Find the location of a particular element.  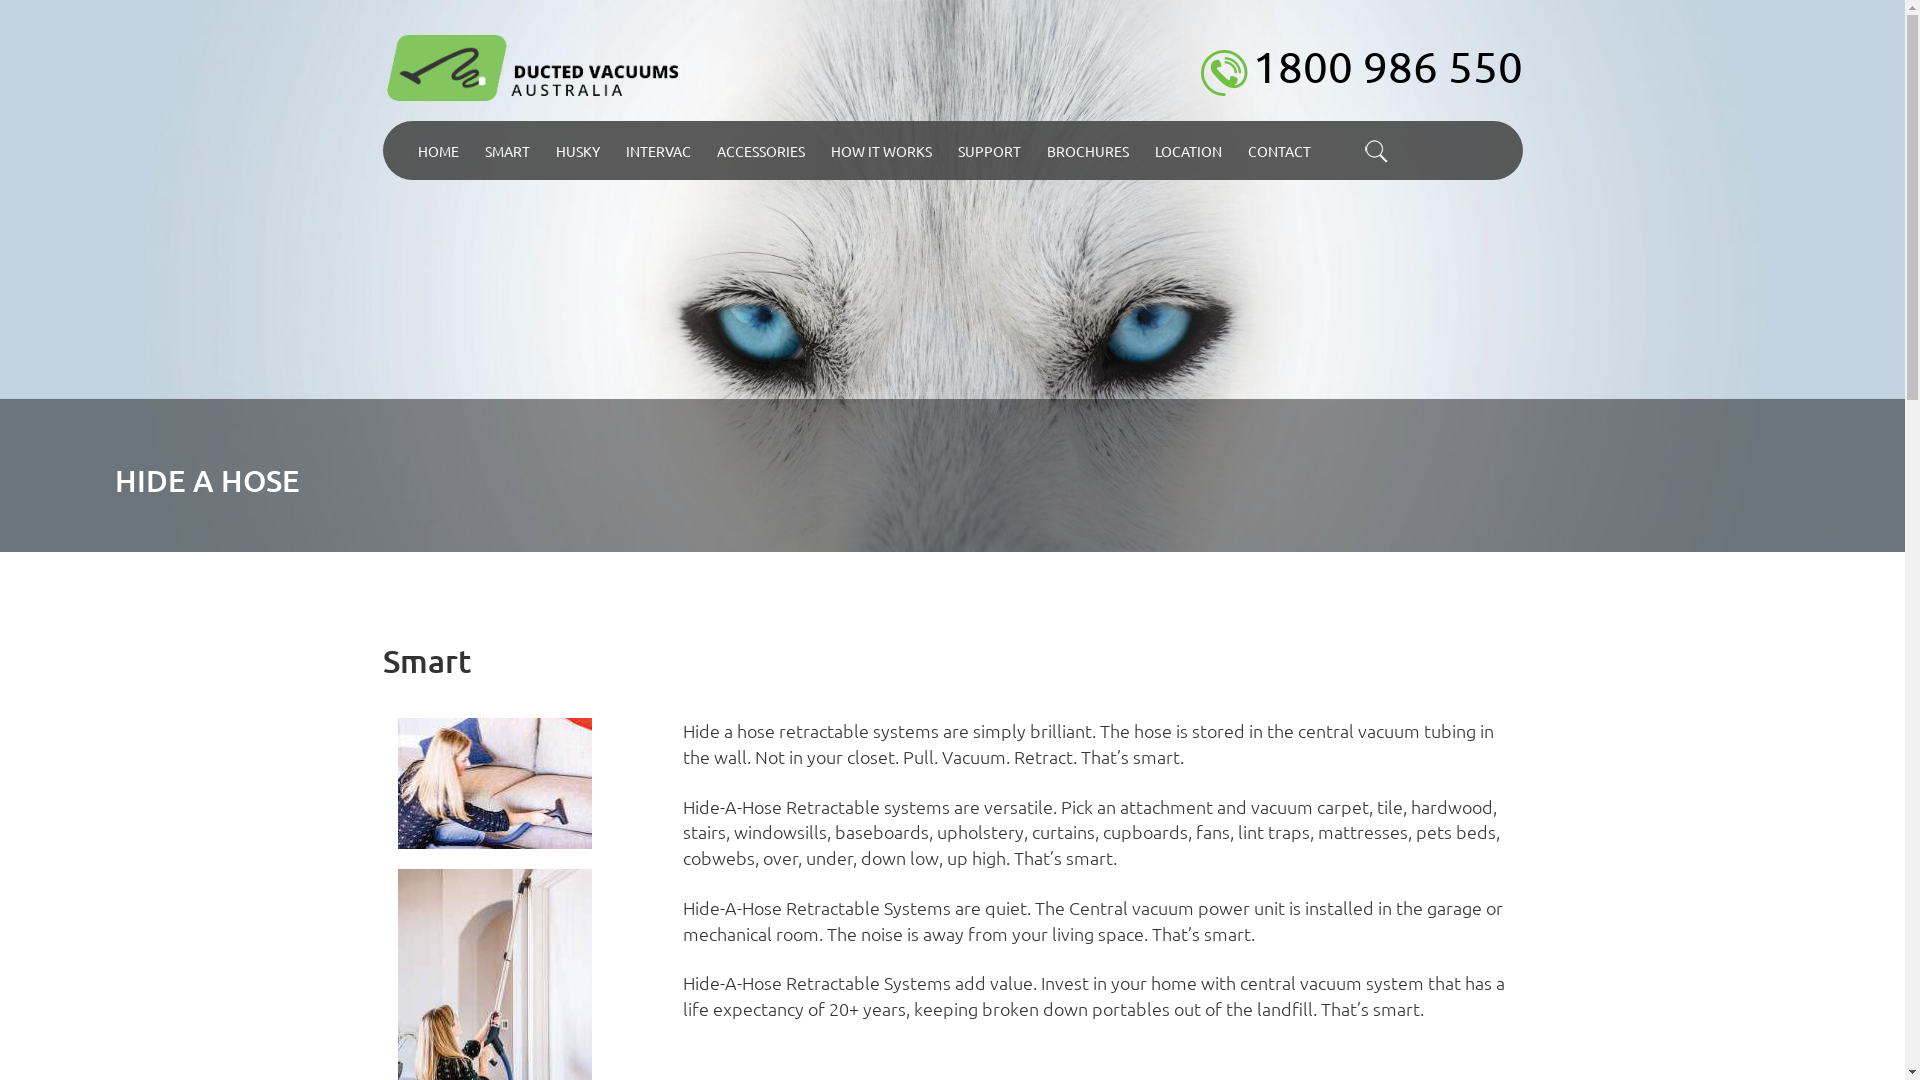

'LOCATION' is located at coordinates (1142, 149).